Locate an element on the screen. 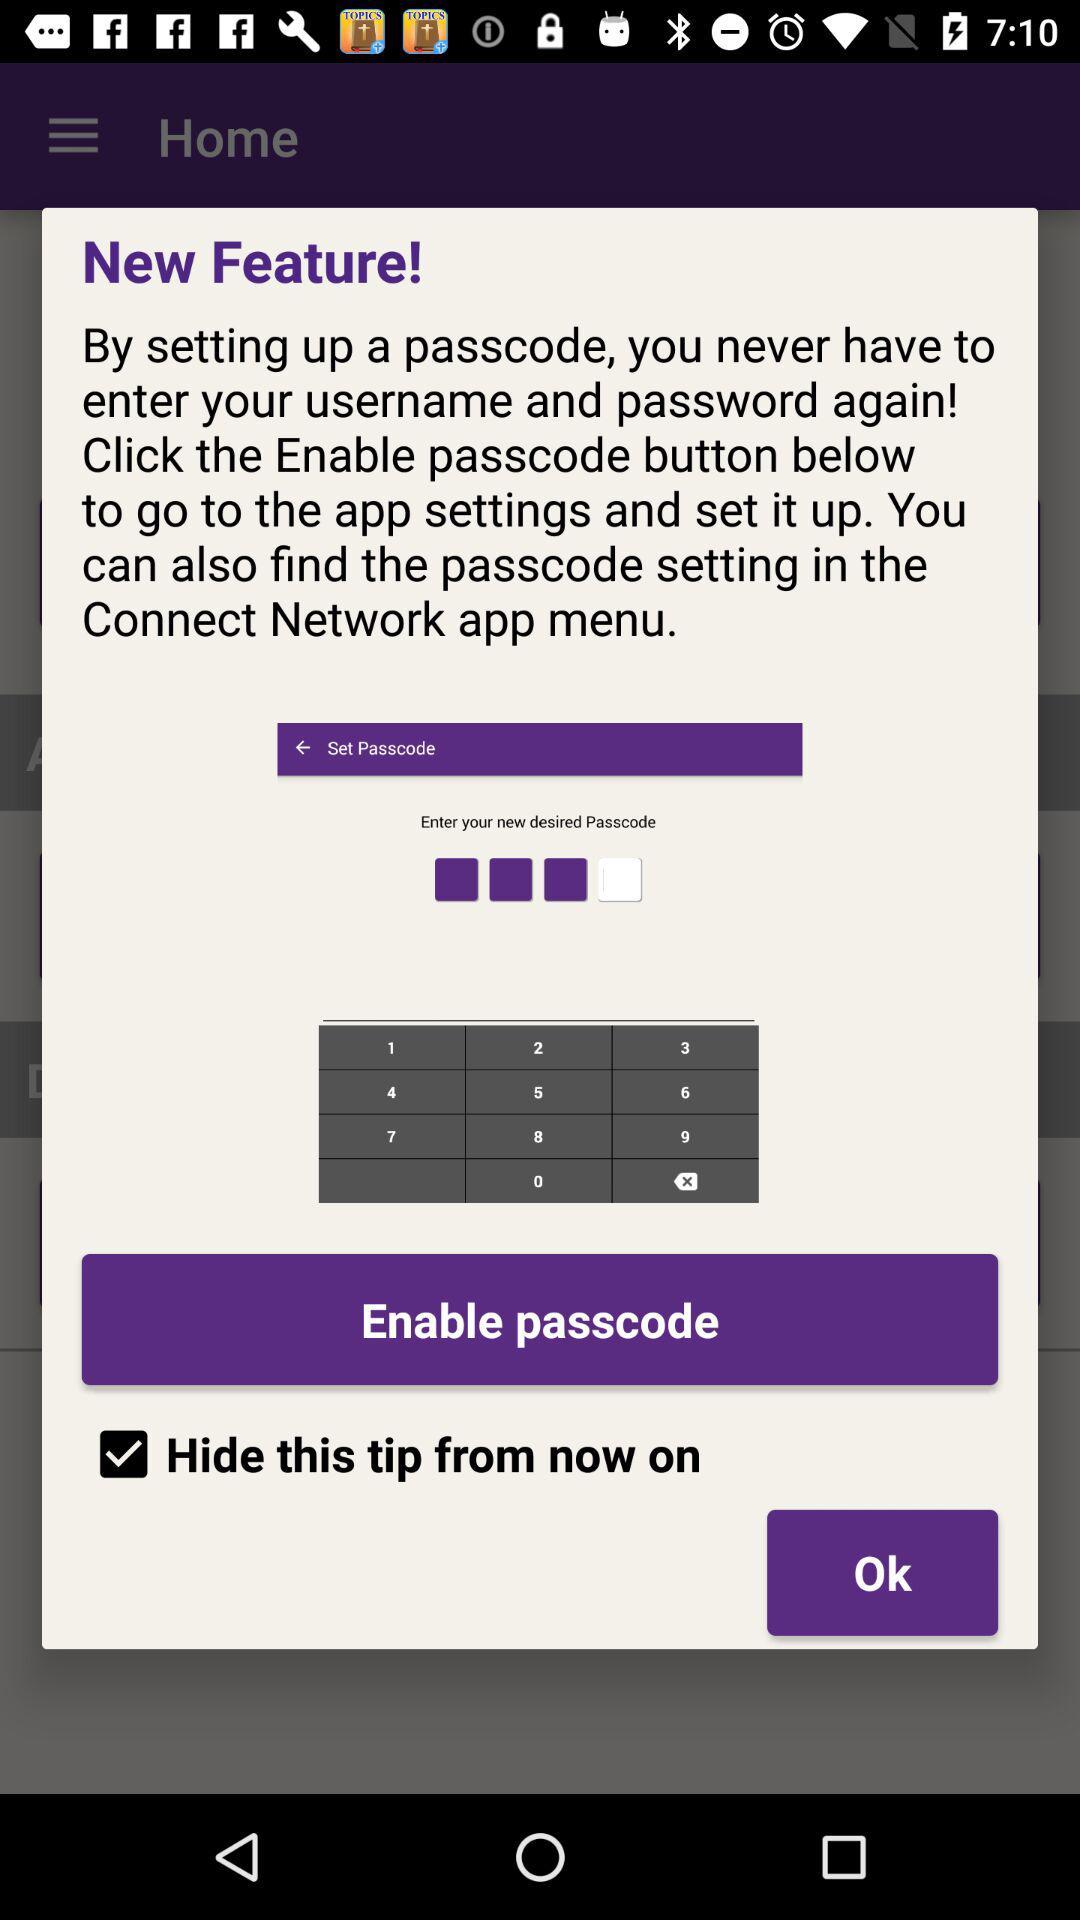 The width and height of the screenshot is (1080, 1920). the icon next to ok is located at coordinates (391, 1454).